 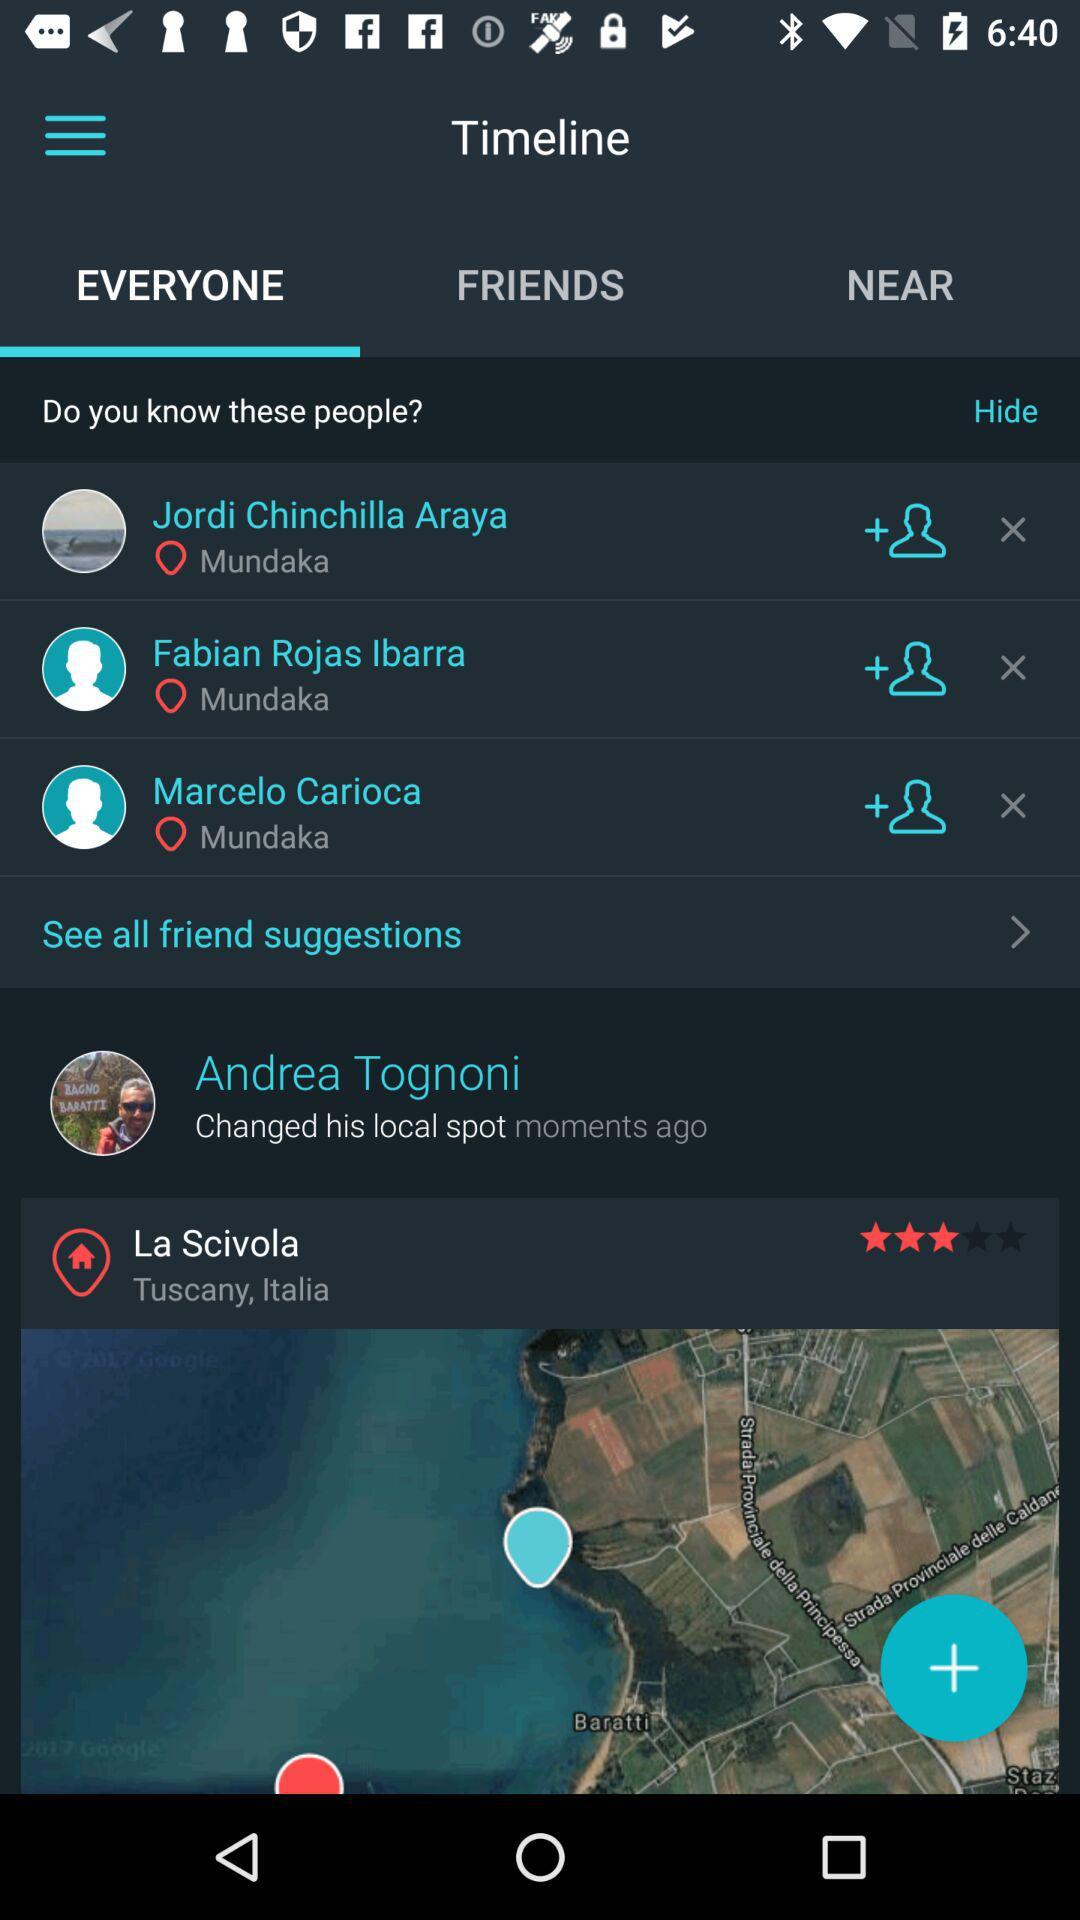 What do you see at coordinates (83, 668) in the screenshot?
I see `profile` at bounding box center [83, 668].